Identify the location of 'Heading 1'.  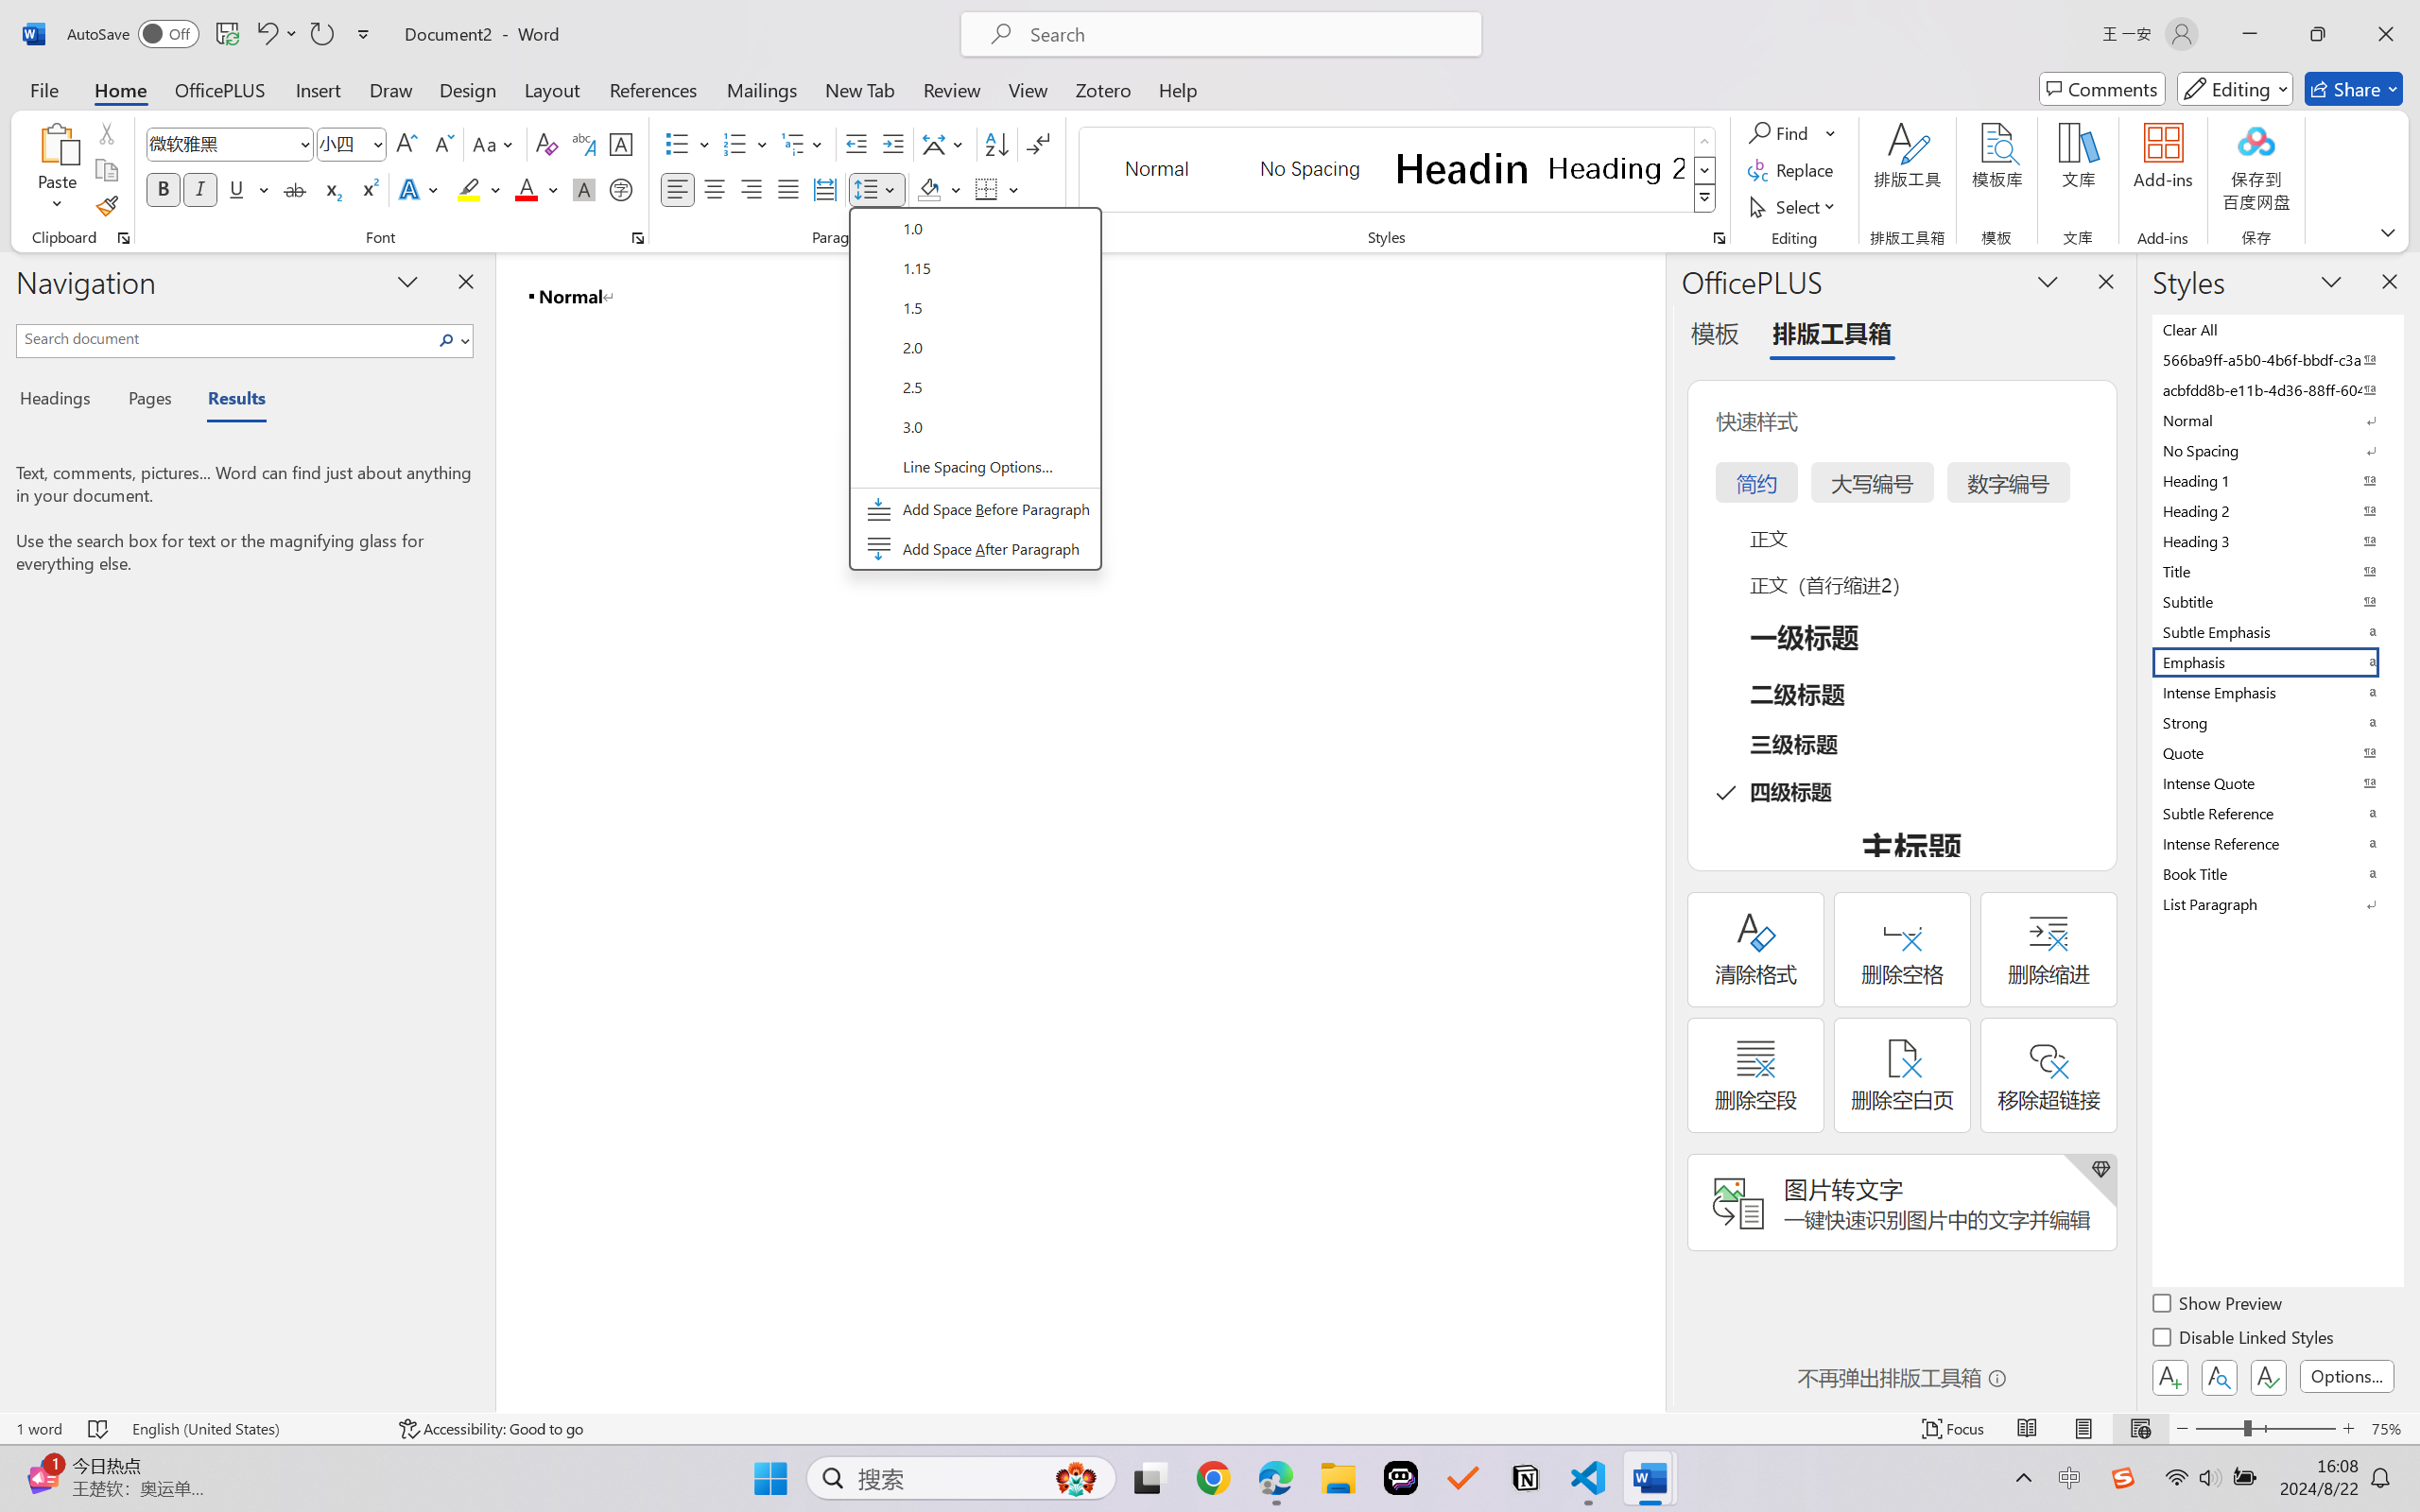
(1461, 168).